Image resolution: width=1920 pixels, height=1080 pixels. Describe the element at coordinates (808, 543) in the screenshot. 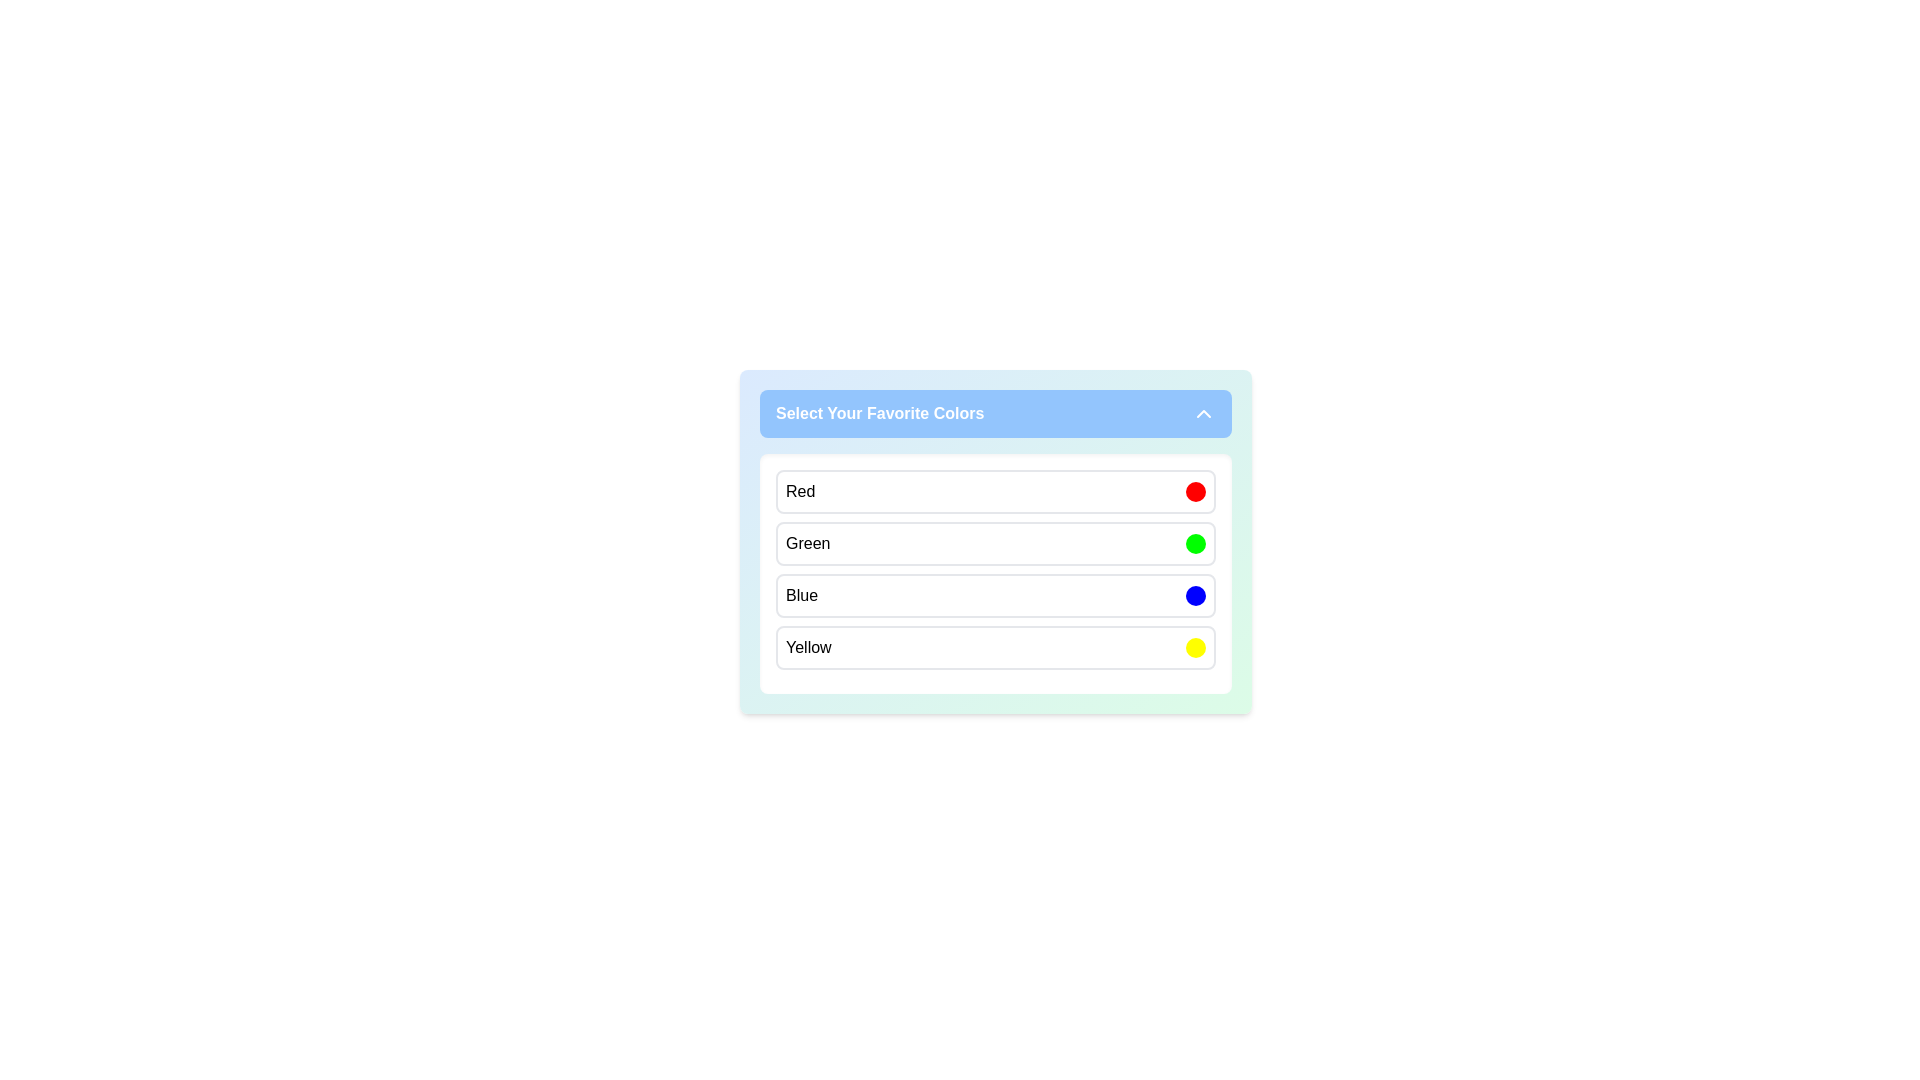

I see `the label element that reads 'Green' in bold black font, located in the color selection interface panel labeled 'Select Your Favorite Colors'` at that location.